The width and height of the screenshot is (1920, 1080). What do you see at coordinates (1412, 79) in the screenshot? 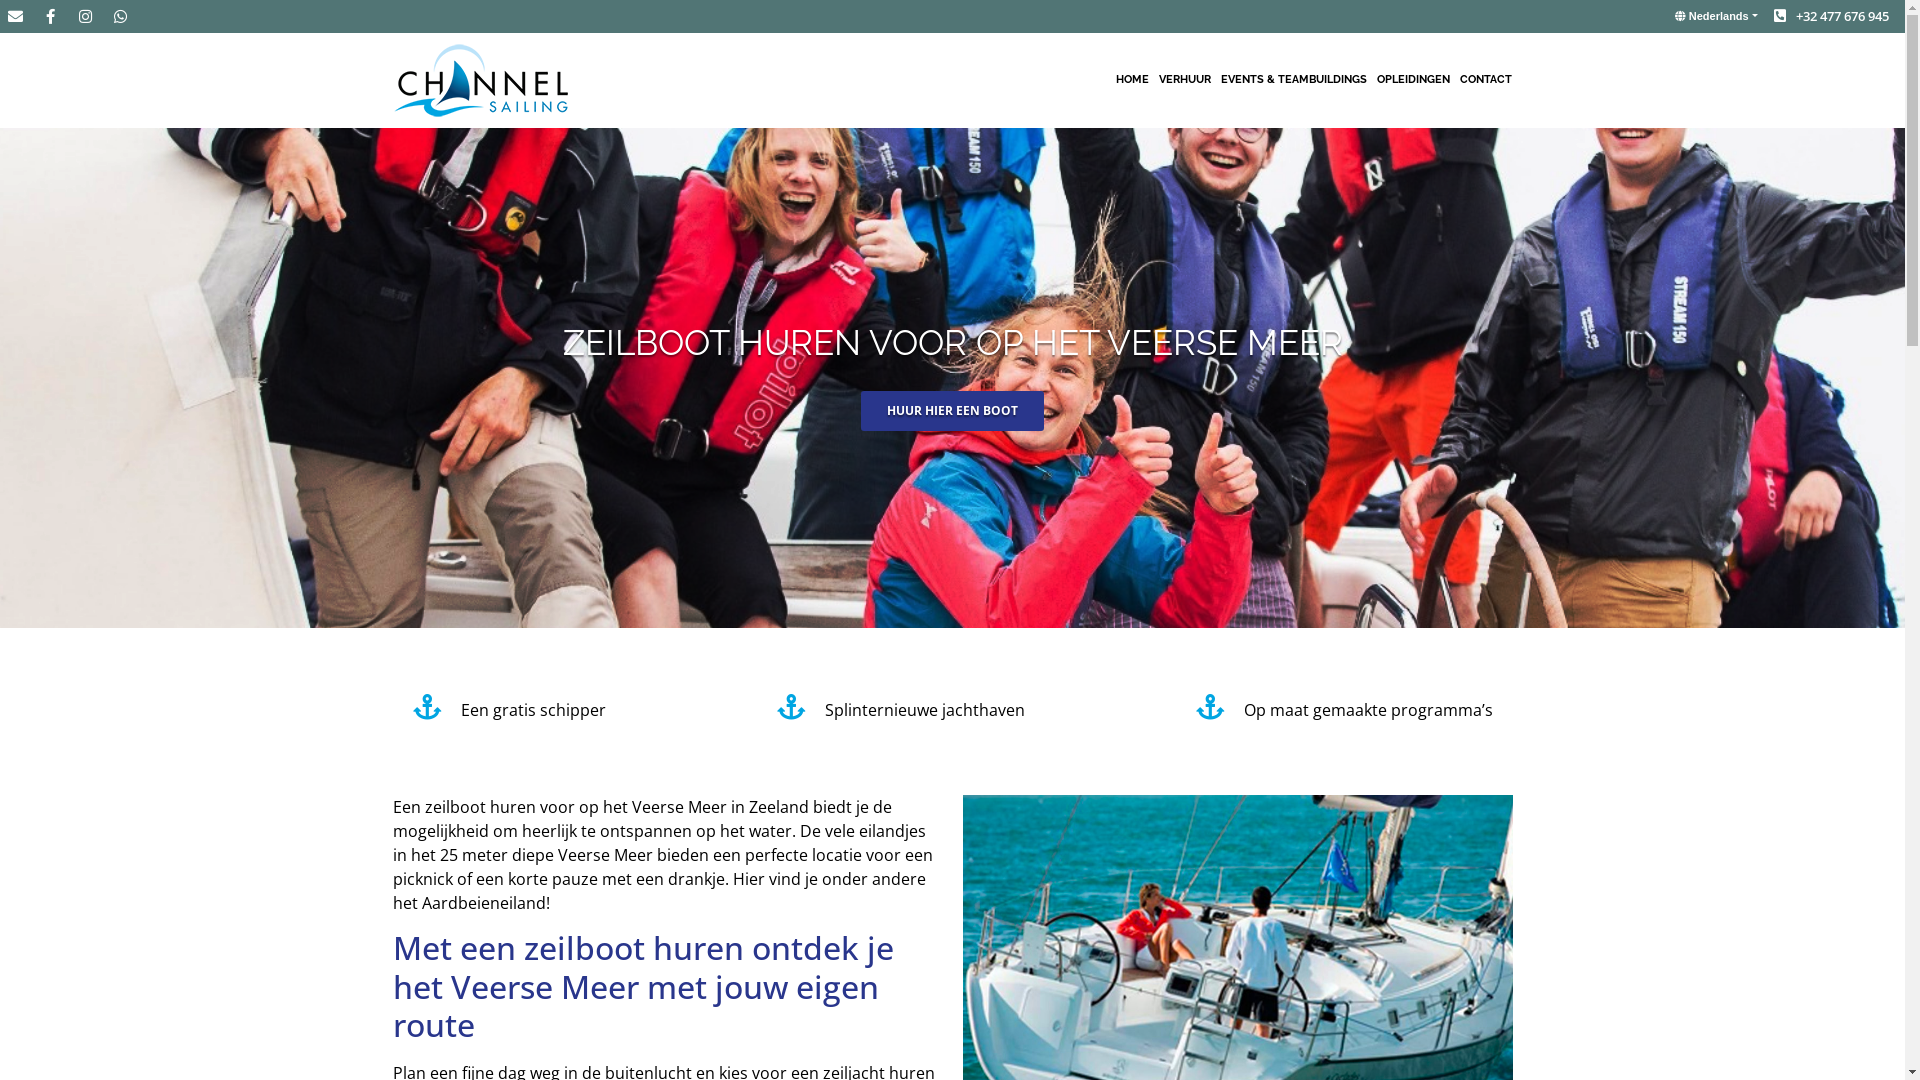
I see `'OPLEIDINGEN'` at bounding box center [1412, 79].